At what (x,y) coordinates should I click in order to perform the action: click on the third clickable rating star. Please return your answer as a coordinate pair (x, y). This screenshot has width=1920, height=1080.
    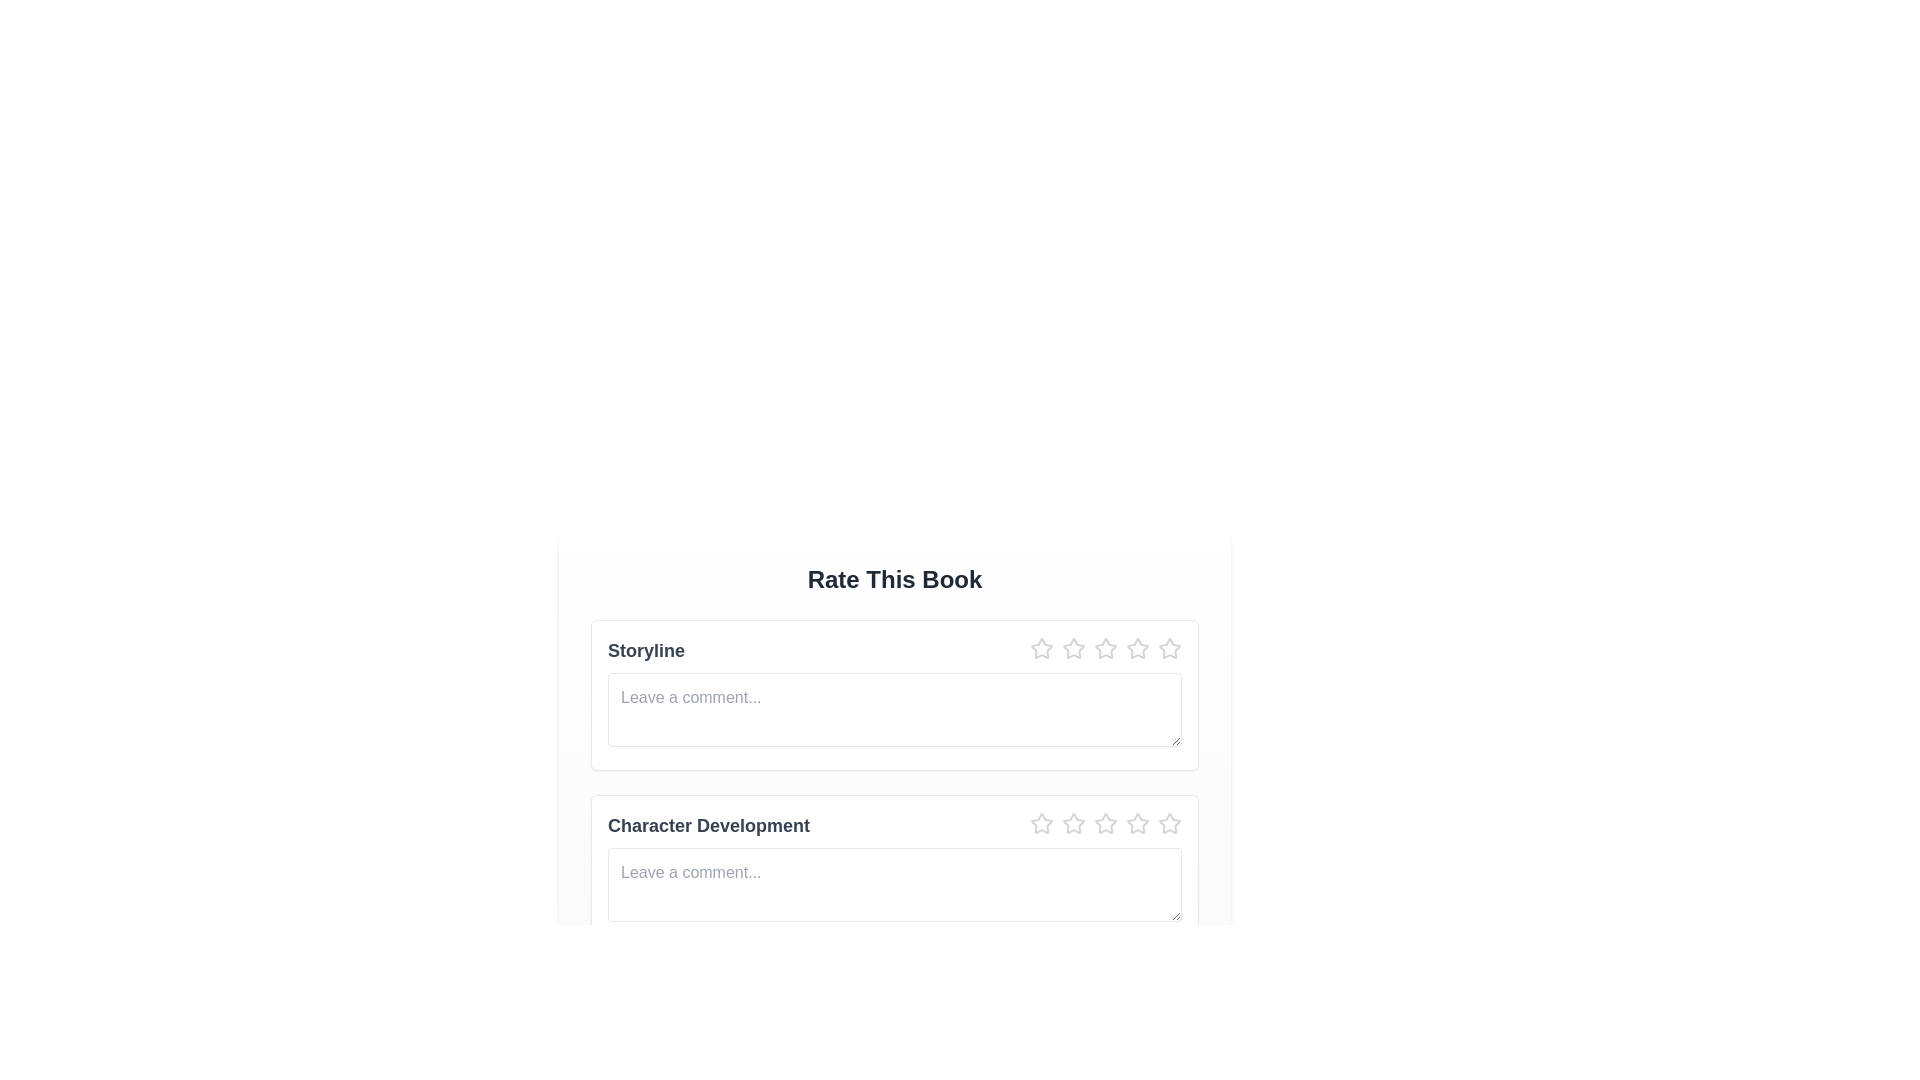
    Looking at the image, I should click on (1073, 648).